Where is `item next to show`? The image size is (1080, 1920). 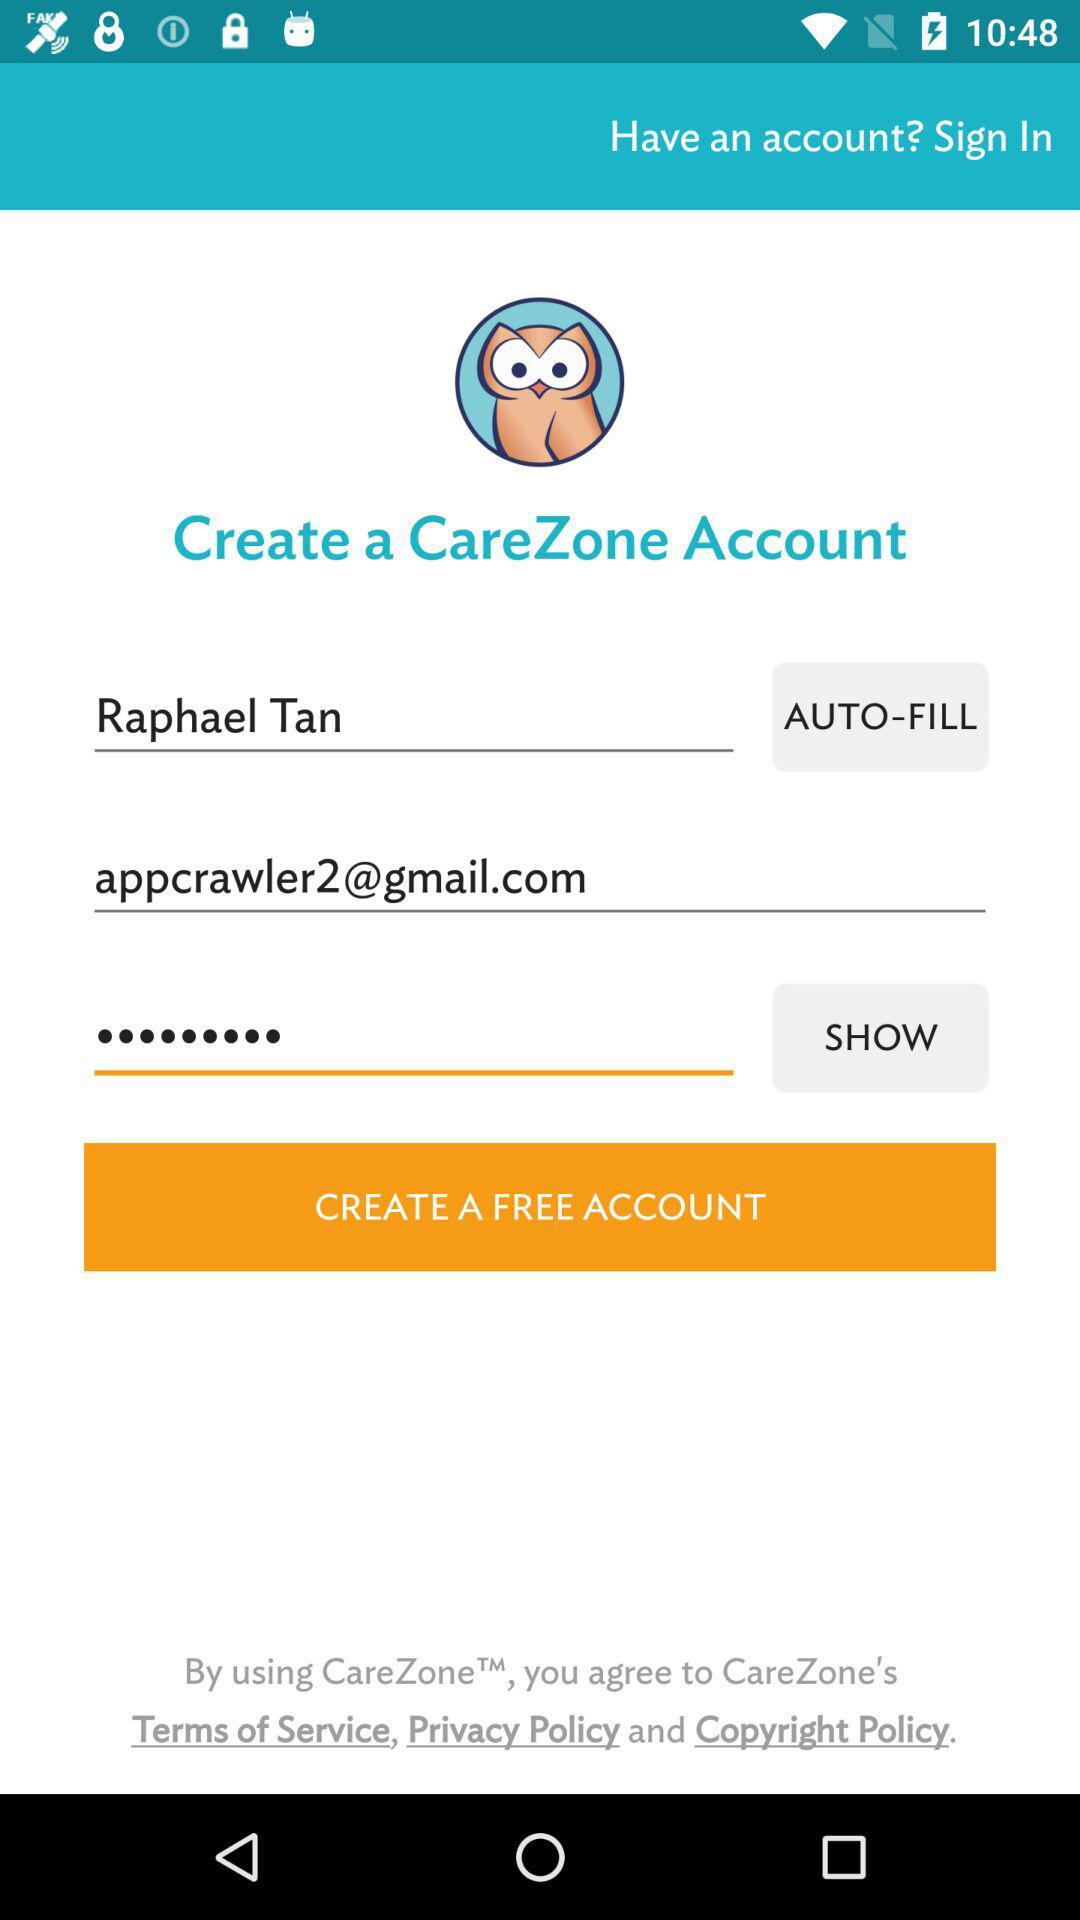
item next to show is located at coordinates (412, 1037).